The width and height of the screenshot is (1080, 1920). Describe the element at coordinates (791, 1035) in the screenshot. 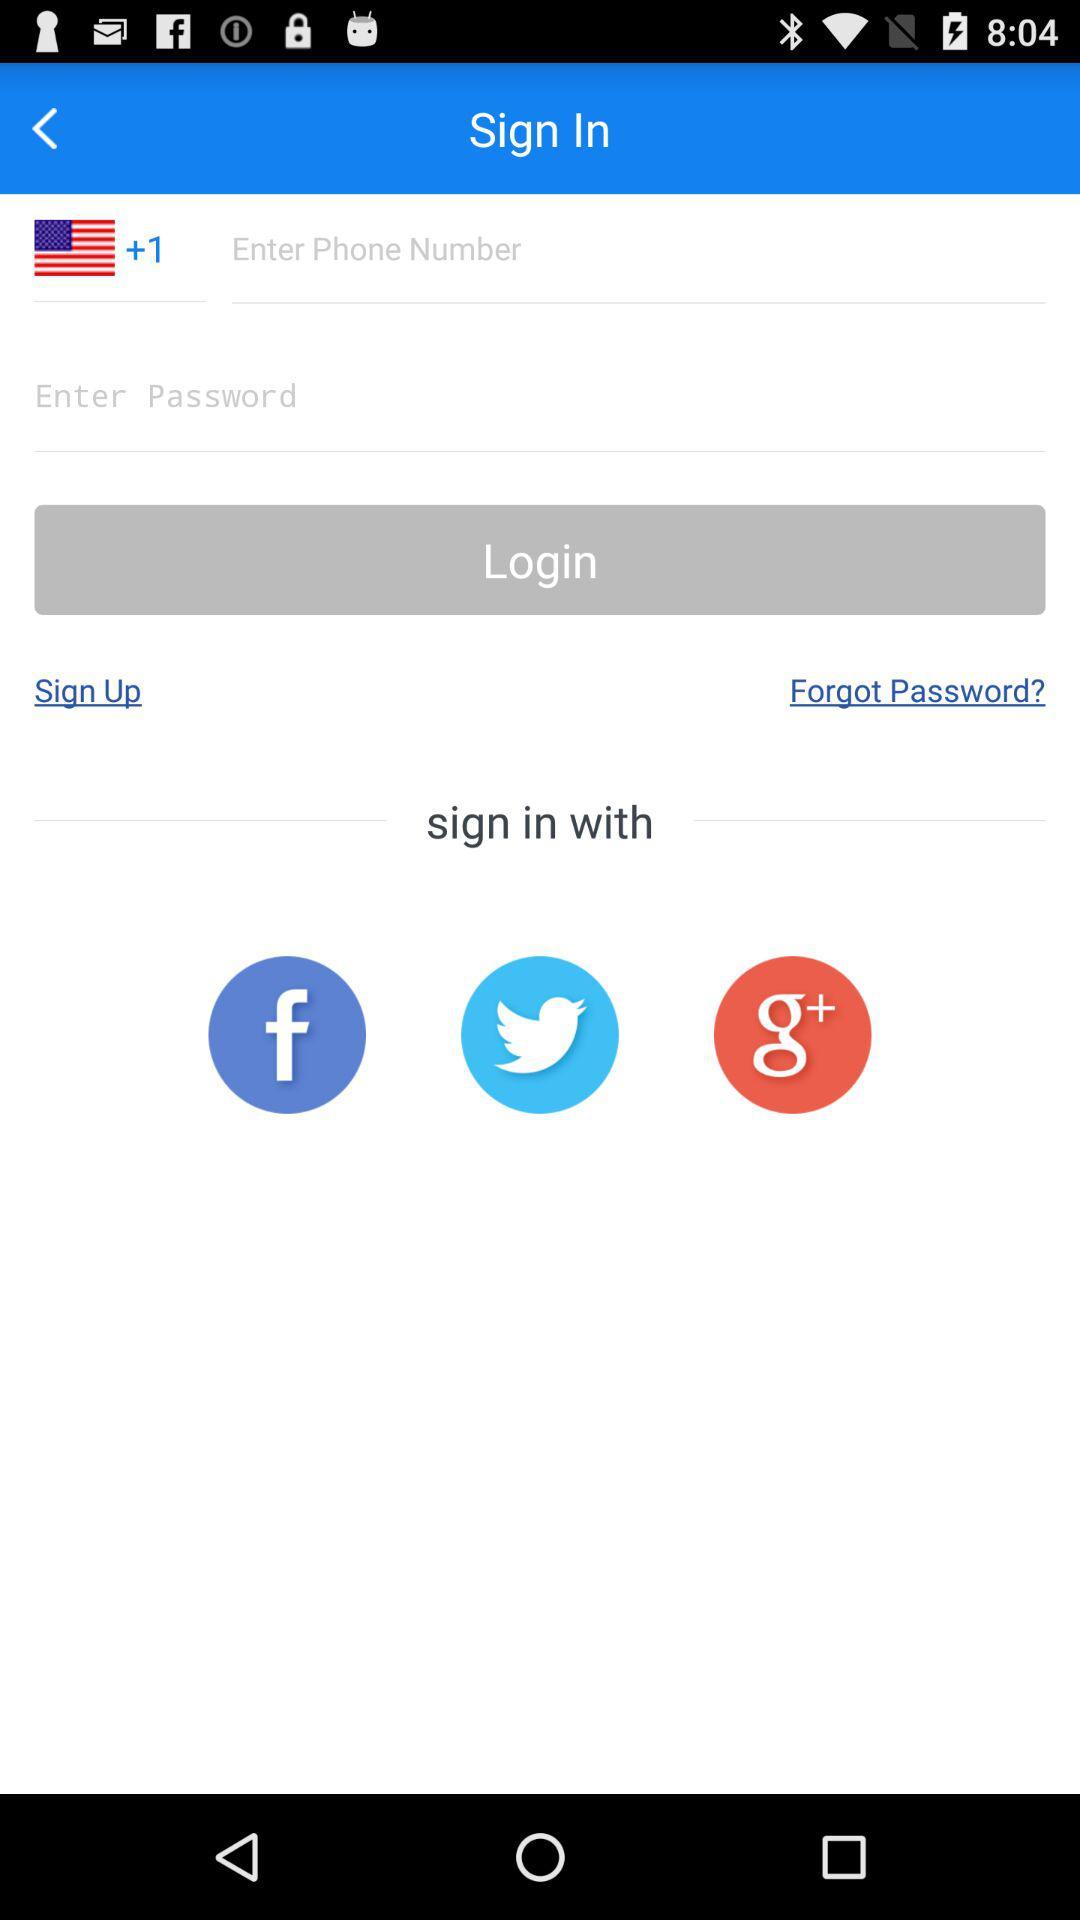

I see `sign in with google plus` at that location.